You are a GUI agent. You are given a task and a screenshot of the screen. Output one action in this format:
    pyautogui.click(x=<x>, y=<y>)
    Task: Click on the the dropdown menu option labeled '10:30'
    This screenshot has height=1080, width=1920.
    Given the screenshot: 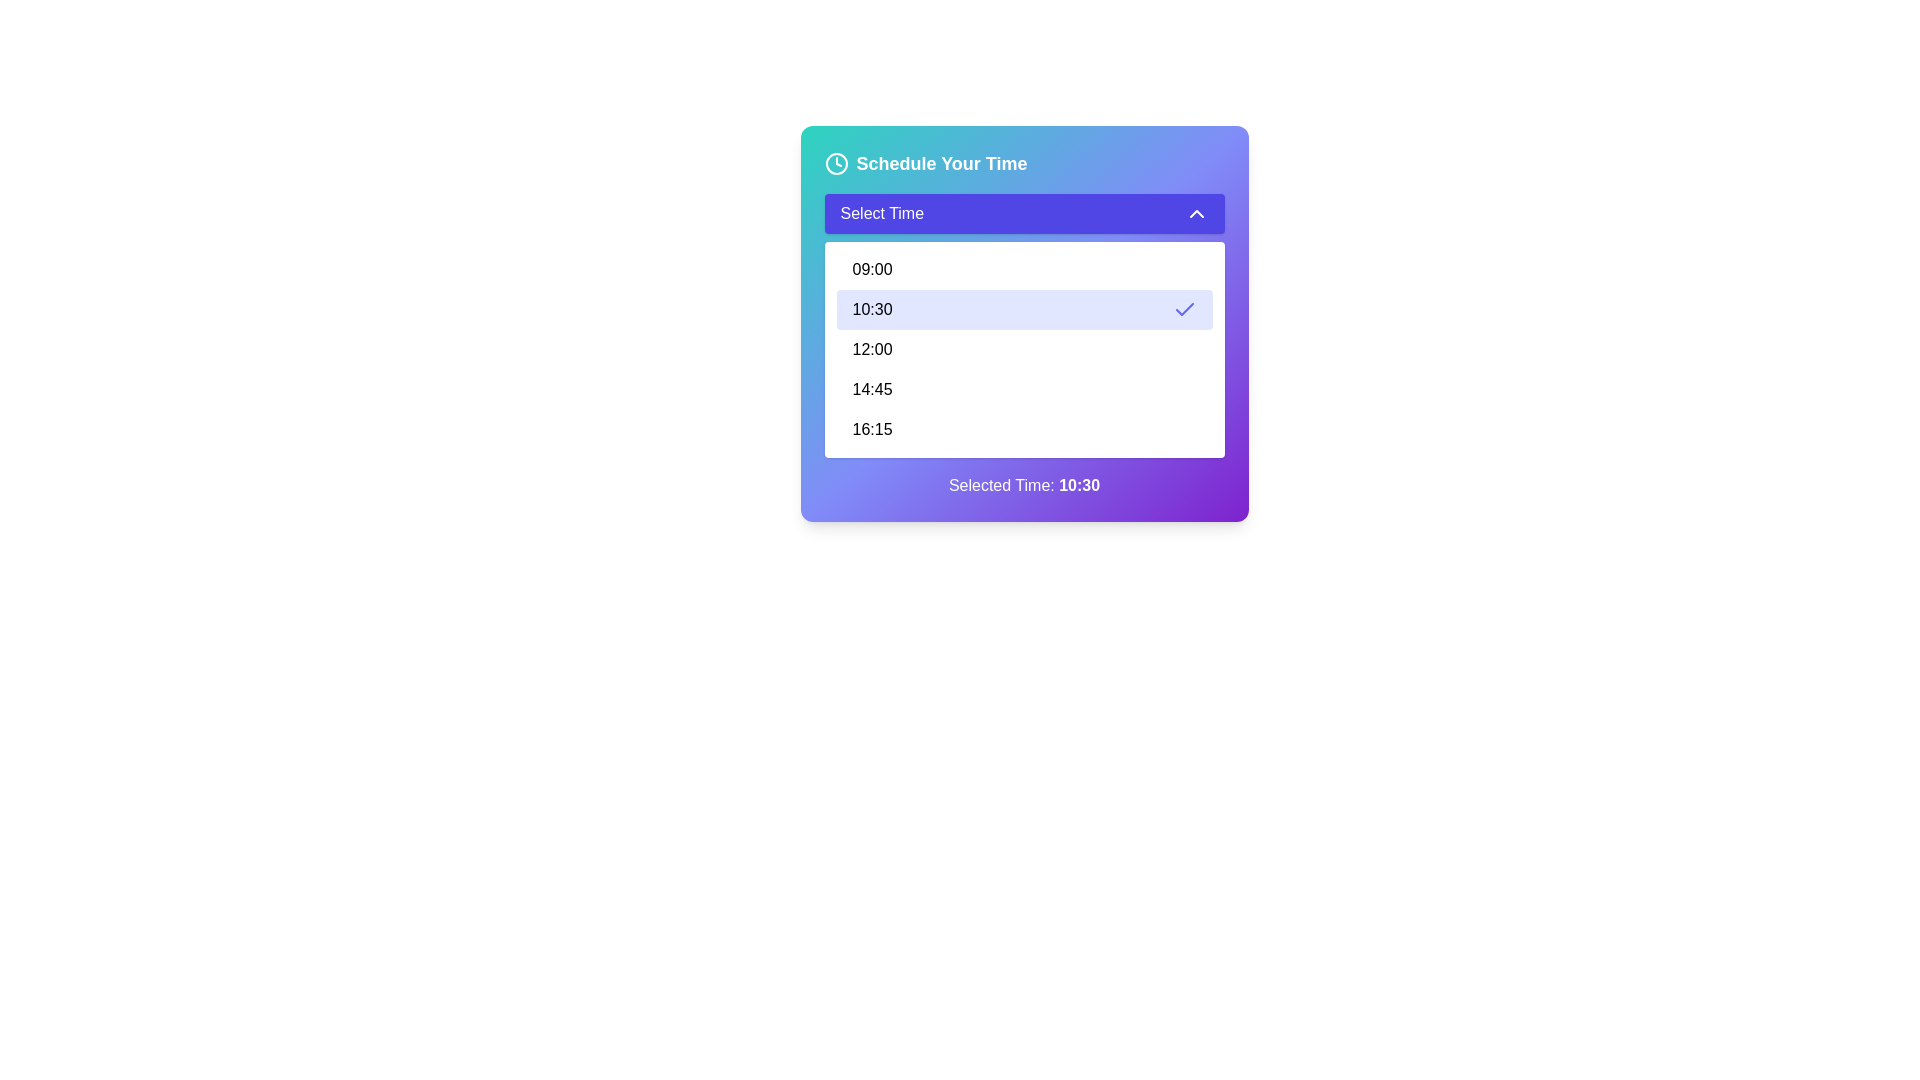 What is the action you would take?
    pyautogui.click(x=1024, y=345)
    